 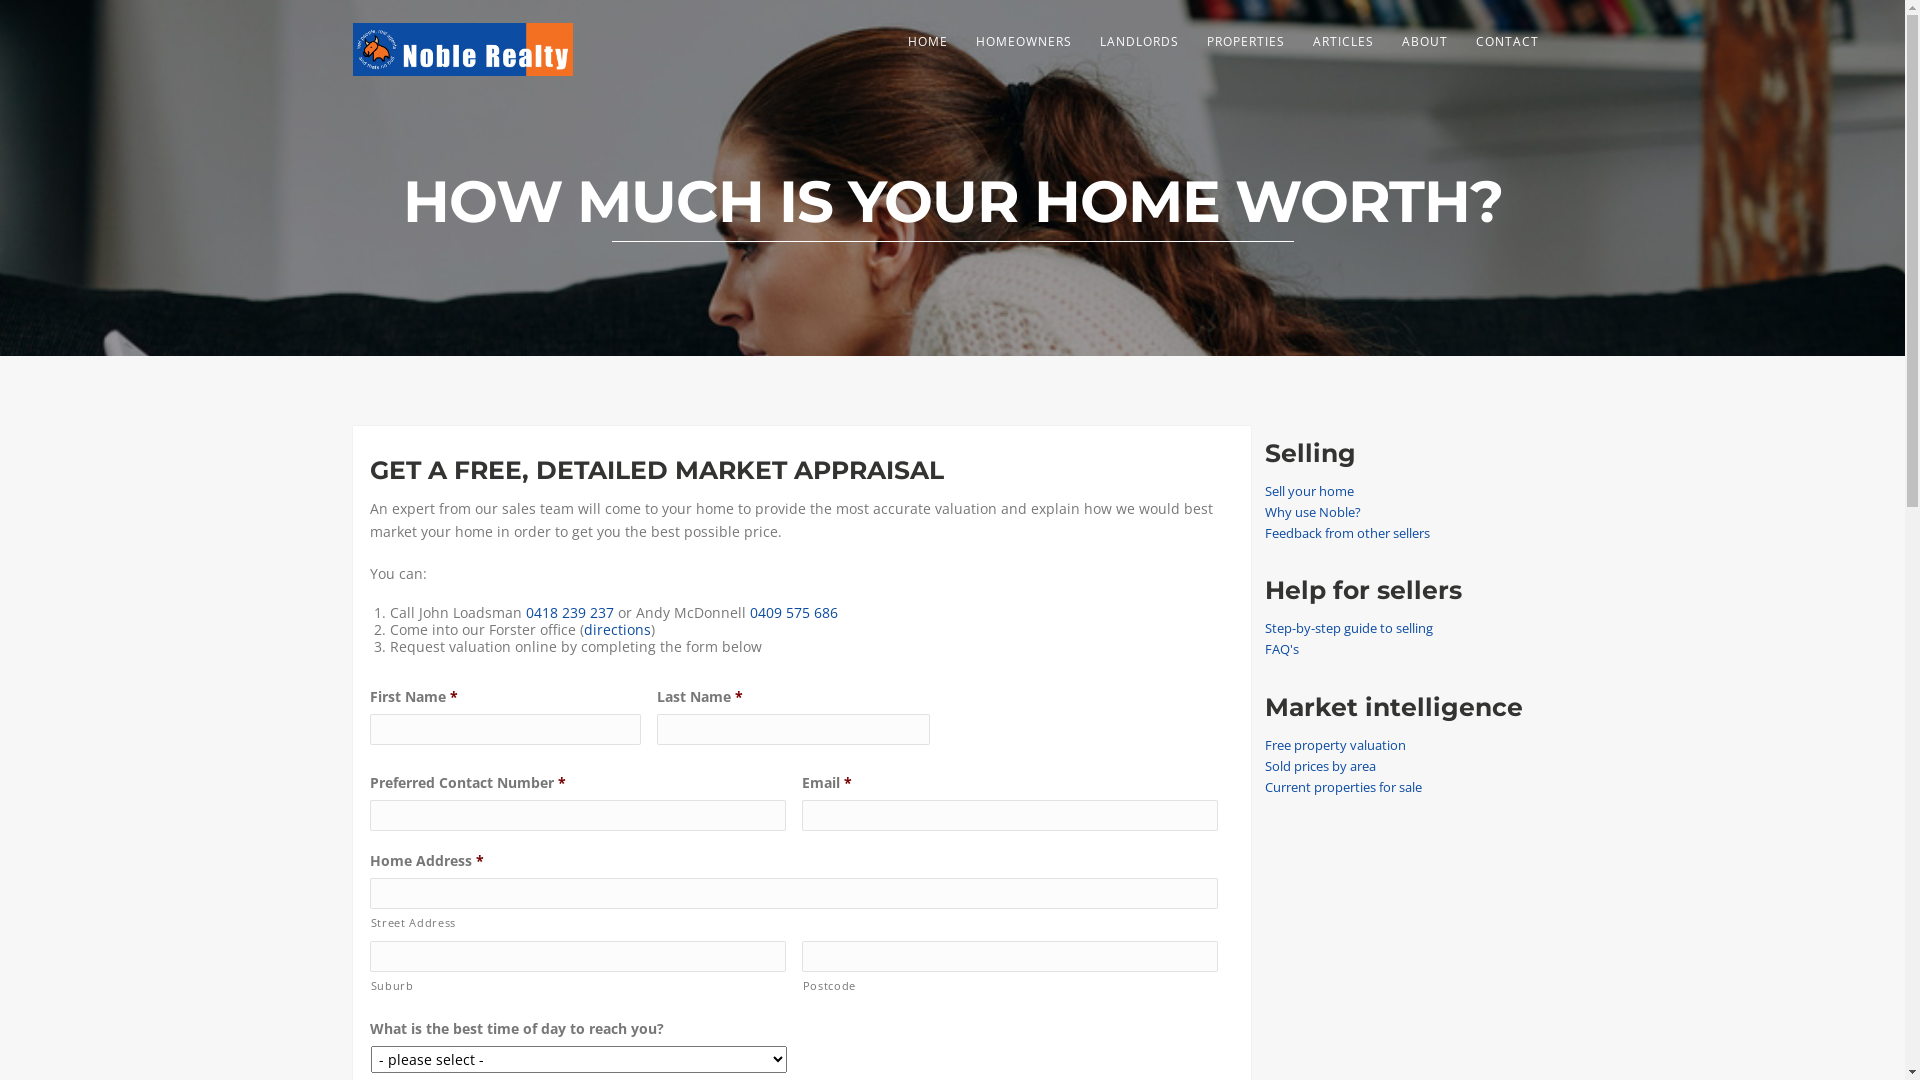 What do you see at coordinates (792, 611) in the screenshot?
I see `'0409 575 686'` at bounding box center [792, 611].